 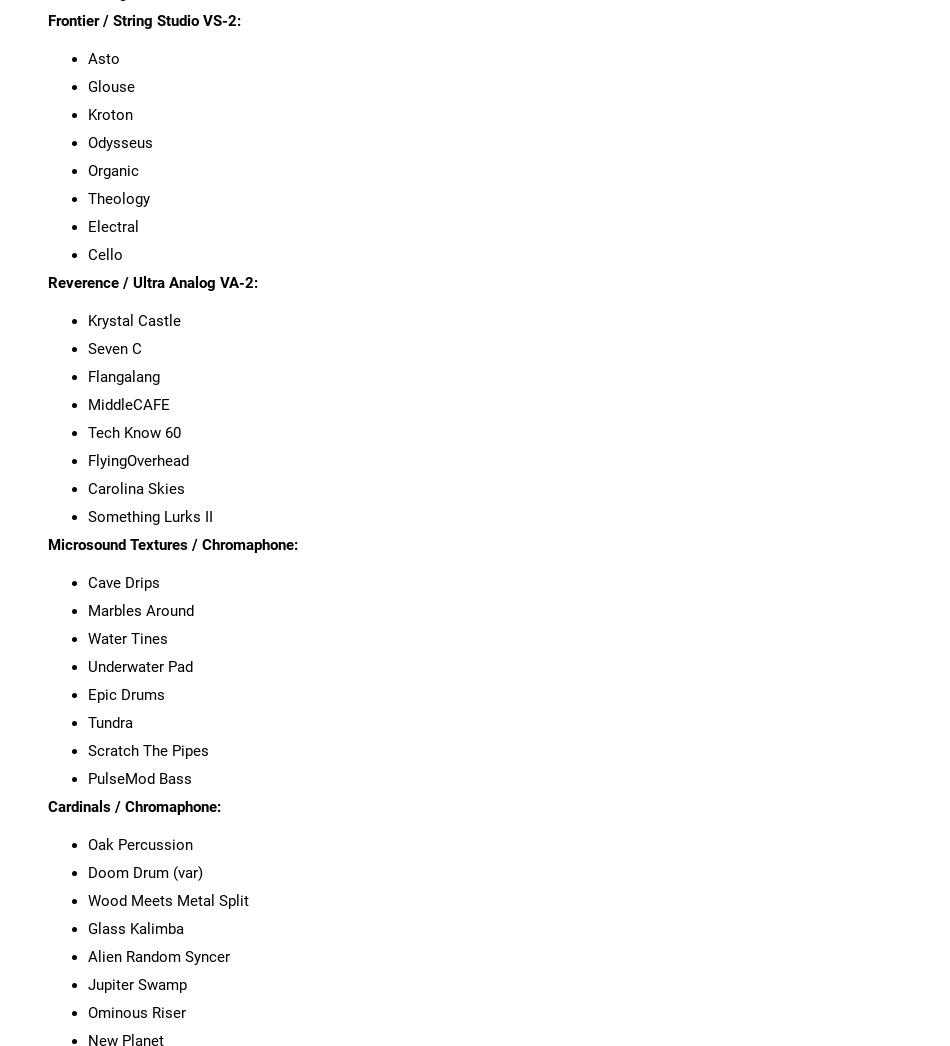 What do you see at coordinates (139, 664) in the screenshot?
I see `'Underwater Pad'` at bounding box center [139, 664].